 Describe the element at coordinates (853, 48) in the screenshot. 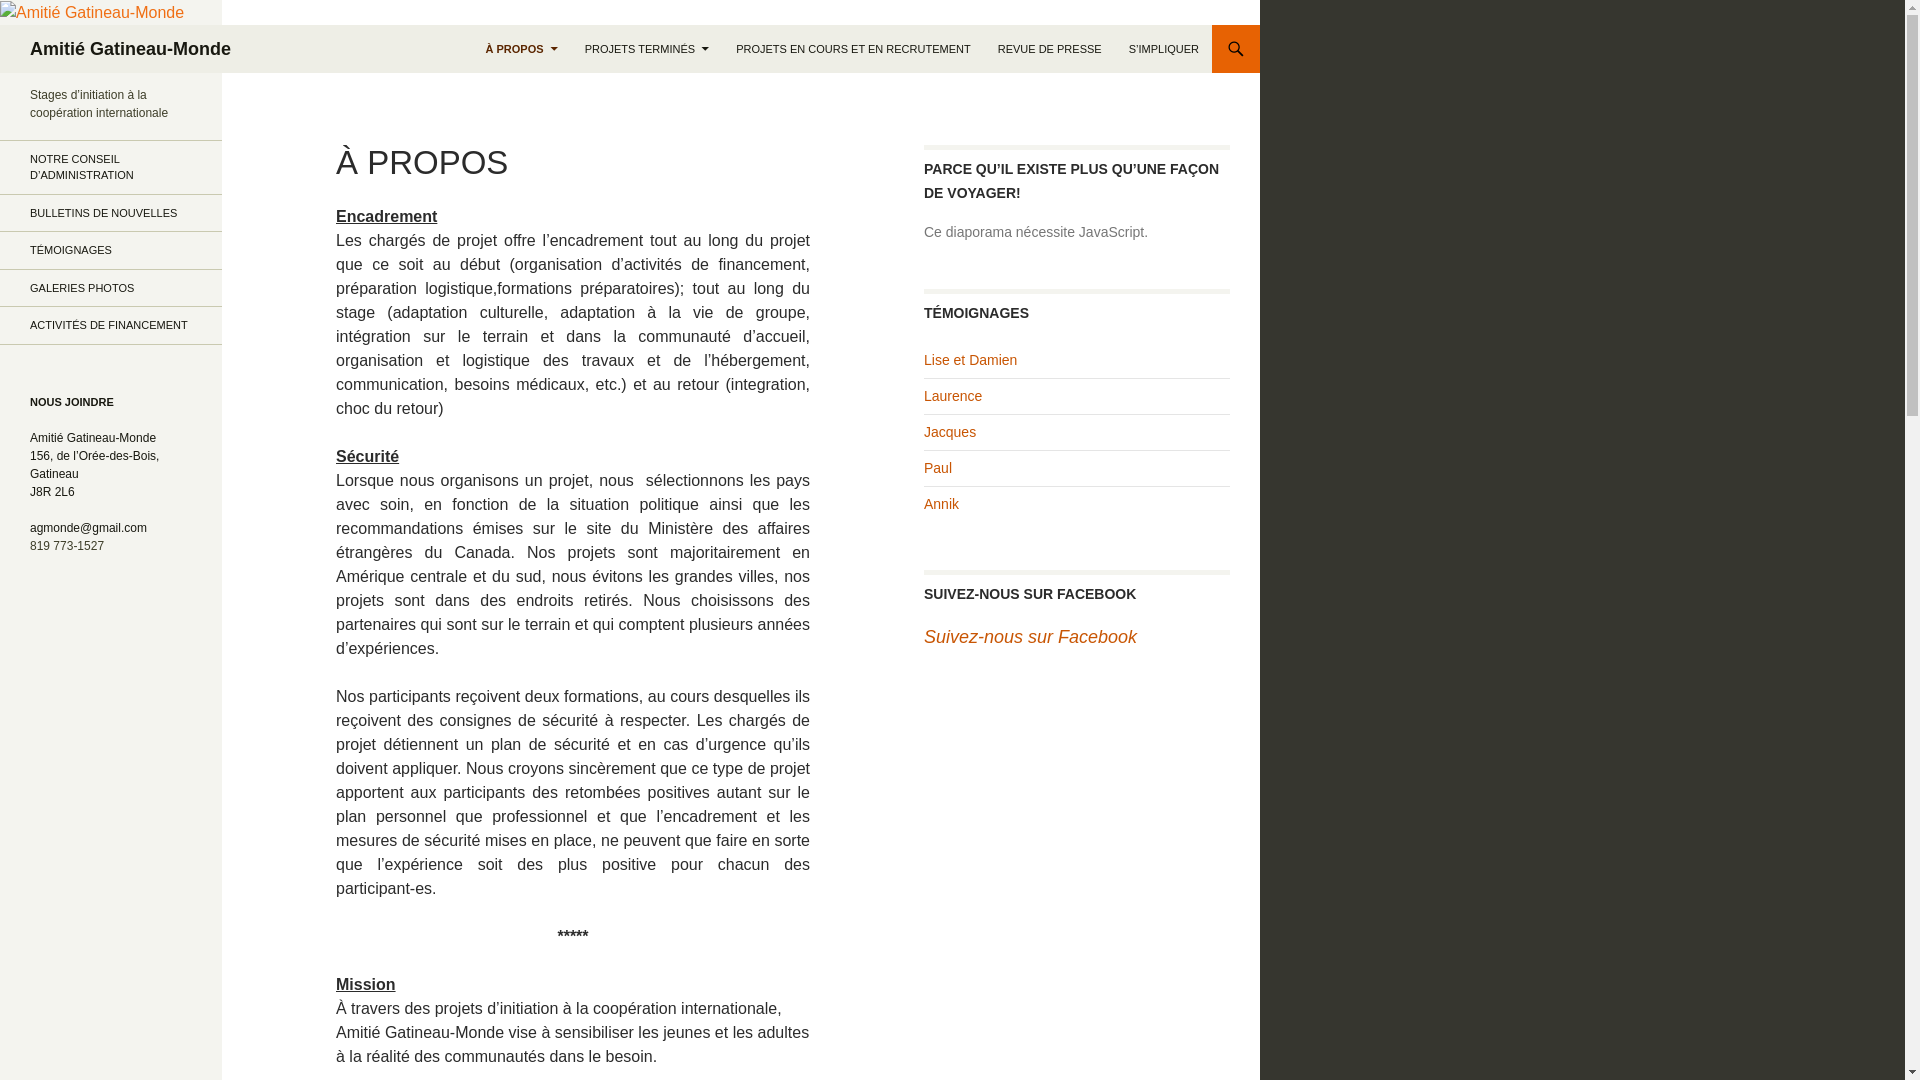

I see `'PROJETS EN COURS ET EN RECRUTEMENT'` at that location.